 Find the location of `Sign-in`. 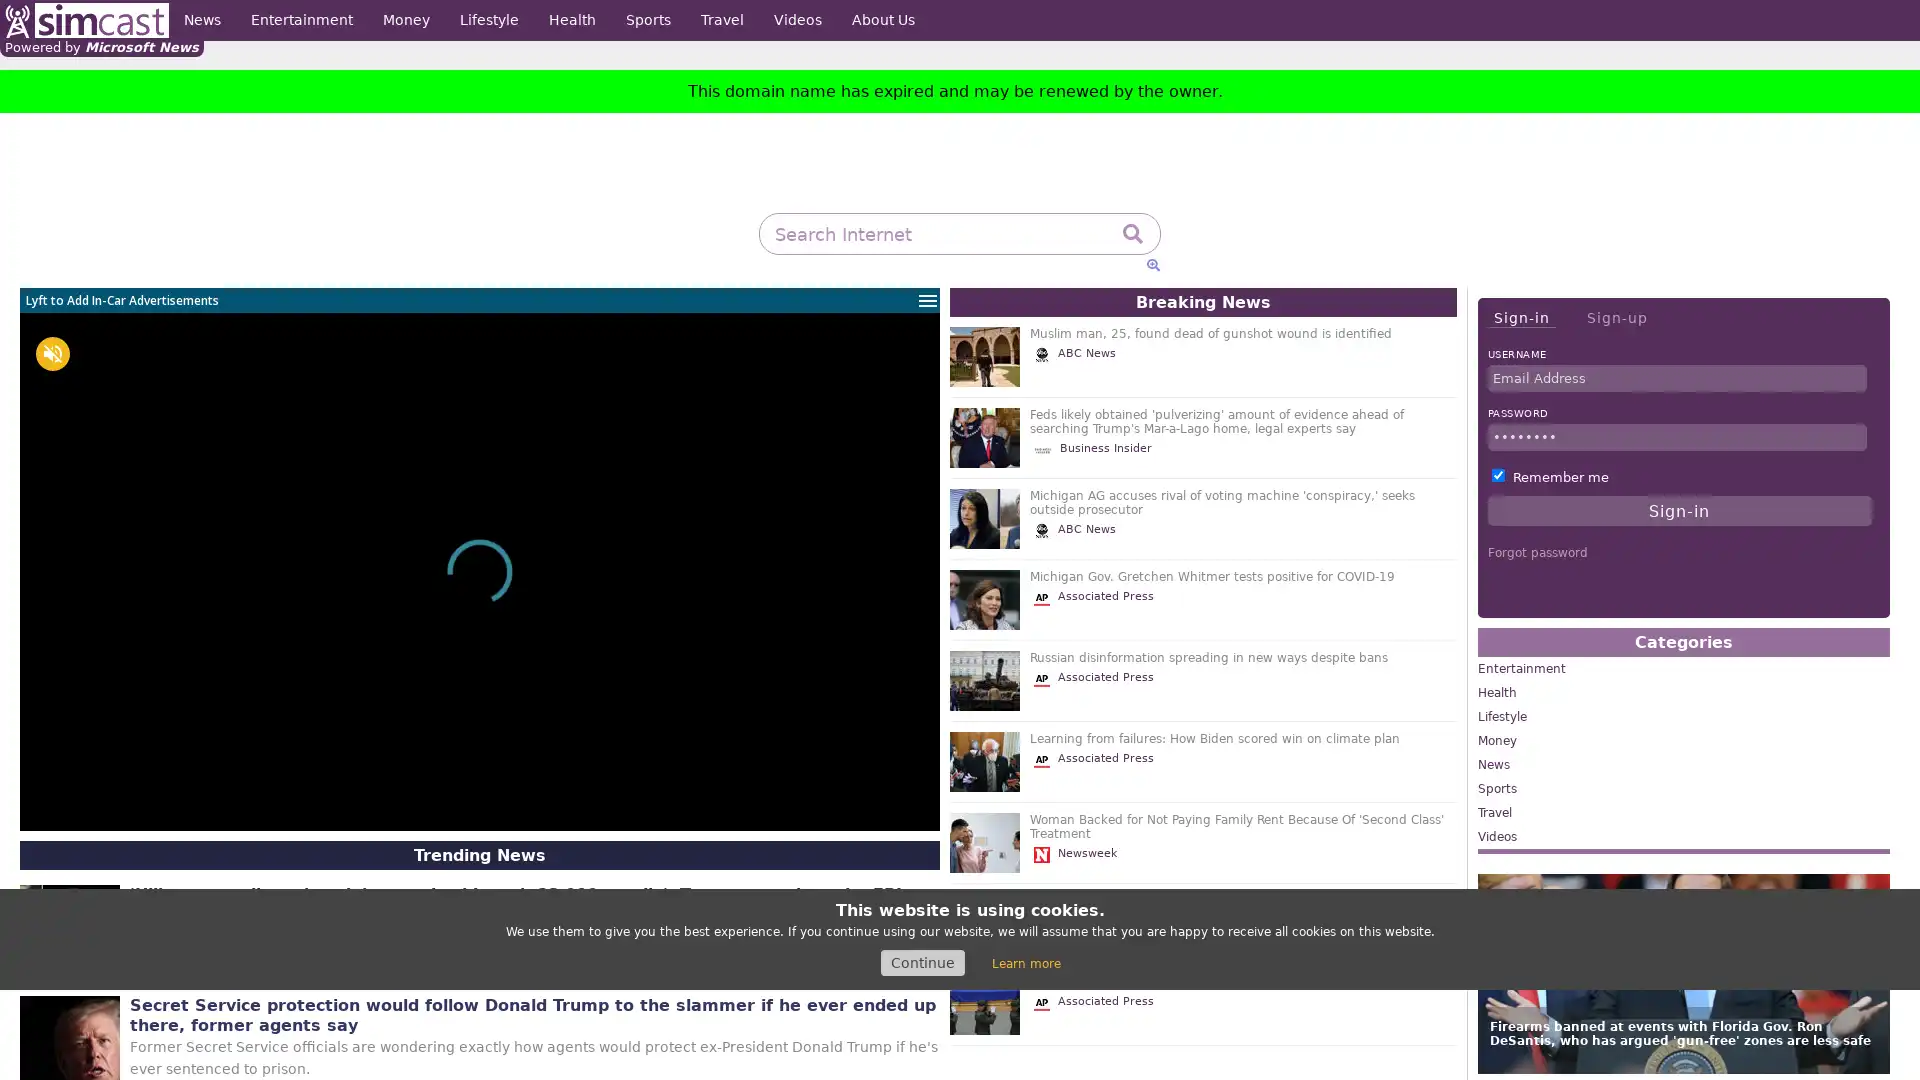

Sign-in is located at coordinates (1520, 317).